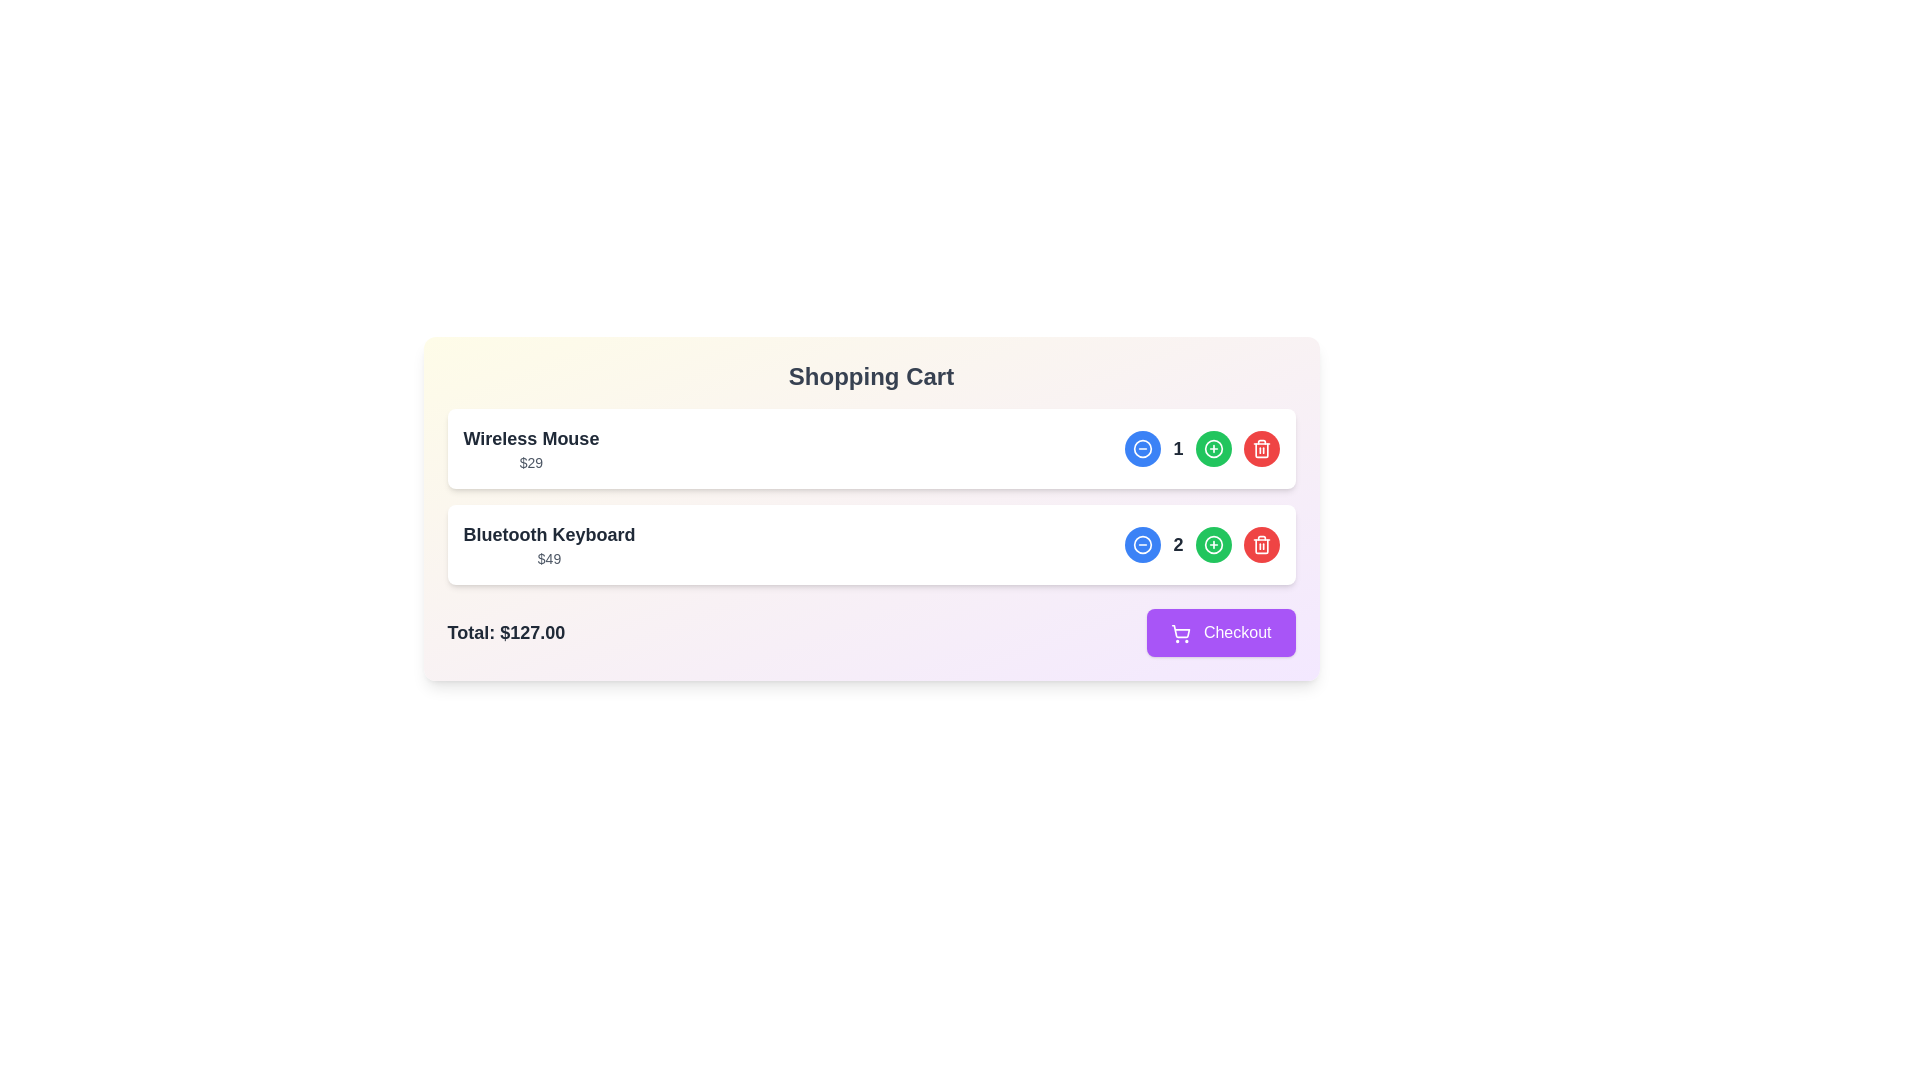 This screenshot has width=1920, height=1080. I want to click on the circular blue decrement button with a white minus sign, so click(1143, 447).